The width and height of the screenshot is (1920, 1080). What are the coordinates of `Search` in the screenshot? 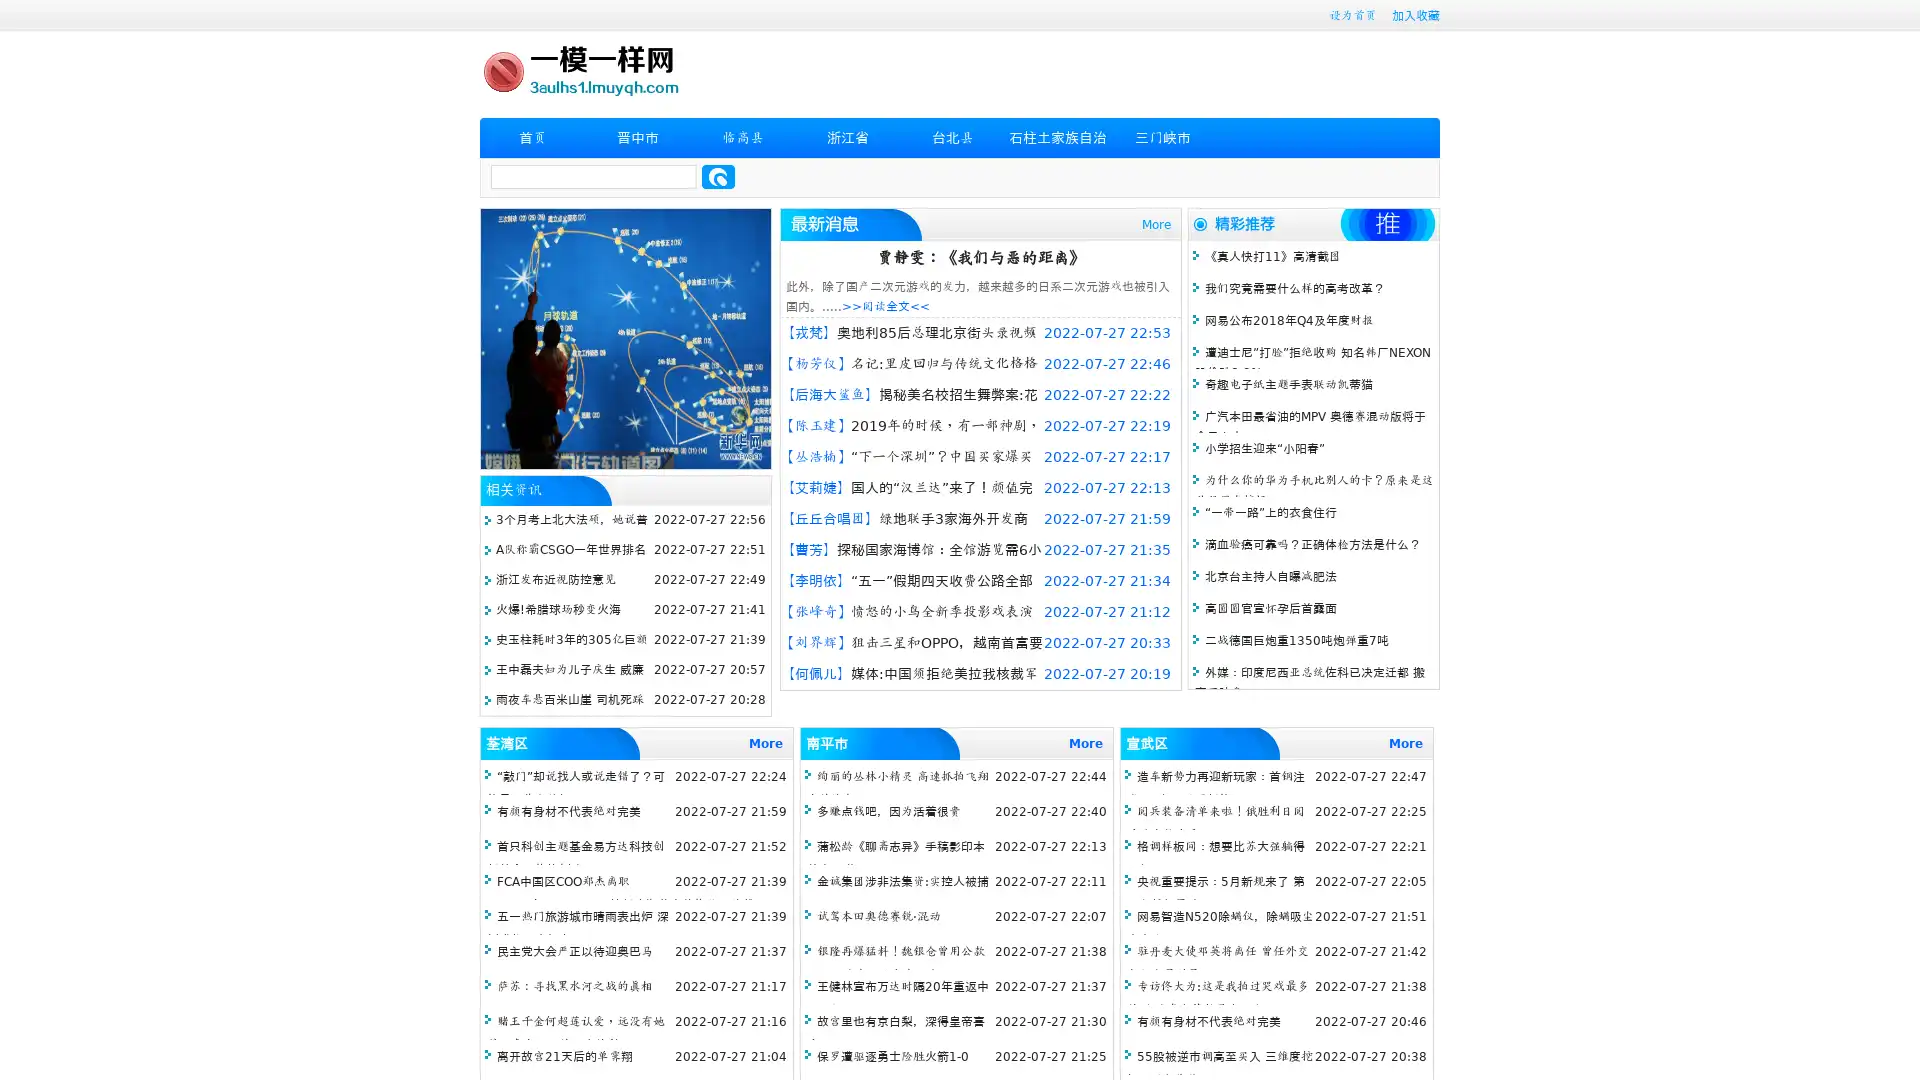 It's located at (718, 176).